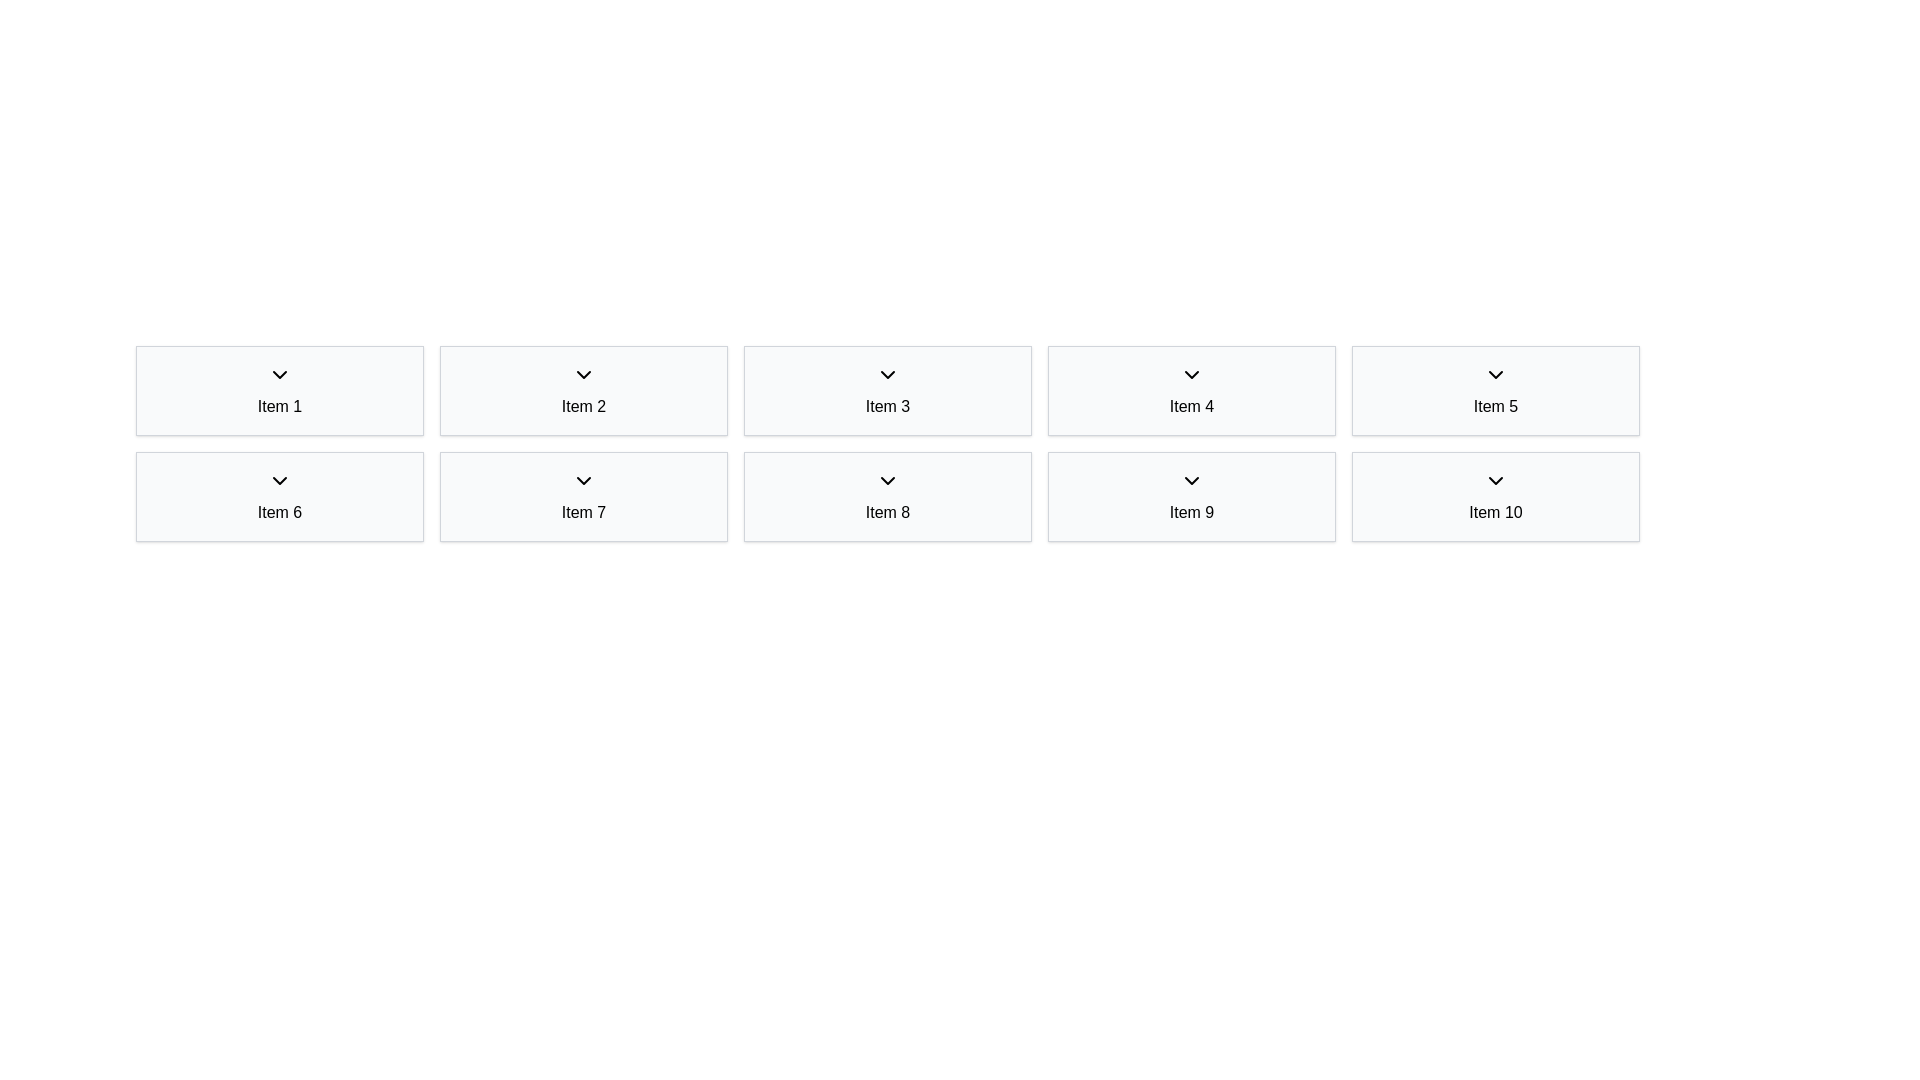 The image size is (1920, 1080). What do you see at coordinates (583, 481) in the screenshot?
I see `the down-pointing chevron icon, which represents the dropdown indicator located in the seventh item of a grid layout` at bounding box center [583, 481].